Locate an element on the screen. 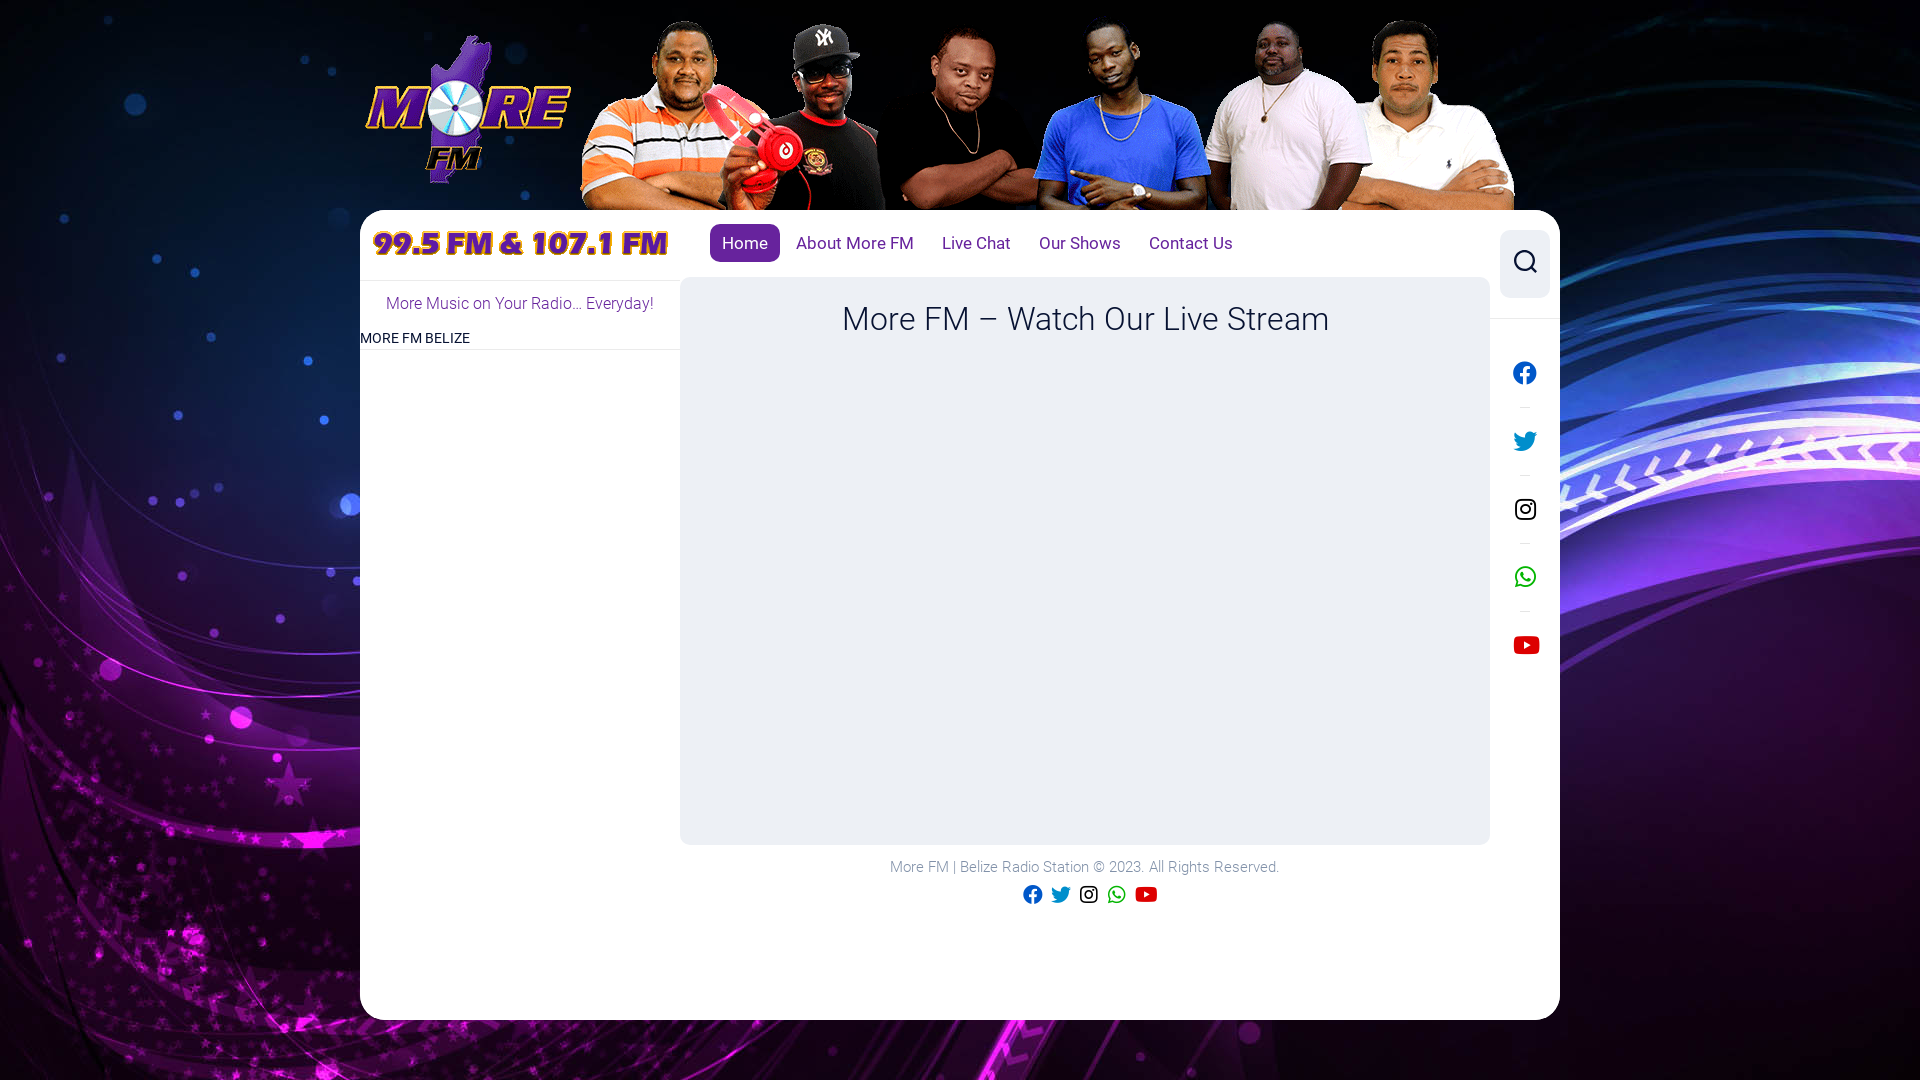  'About More FM' is located at coordinates (854, 242).